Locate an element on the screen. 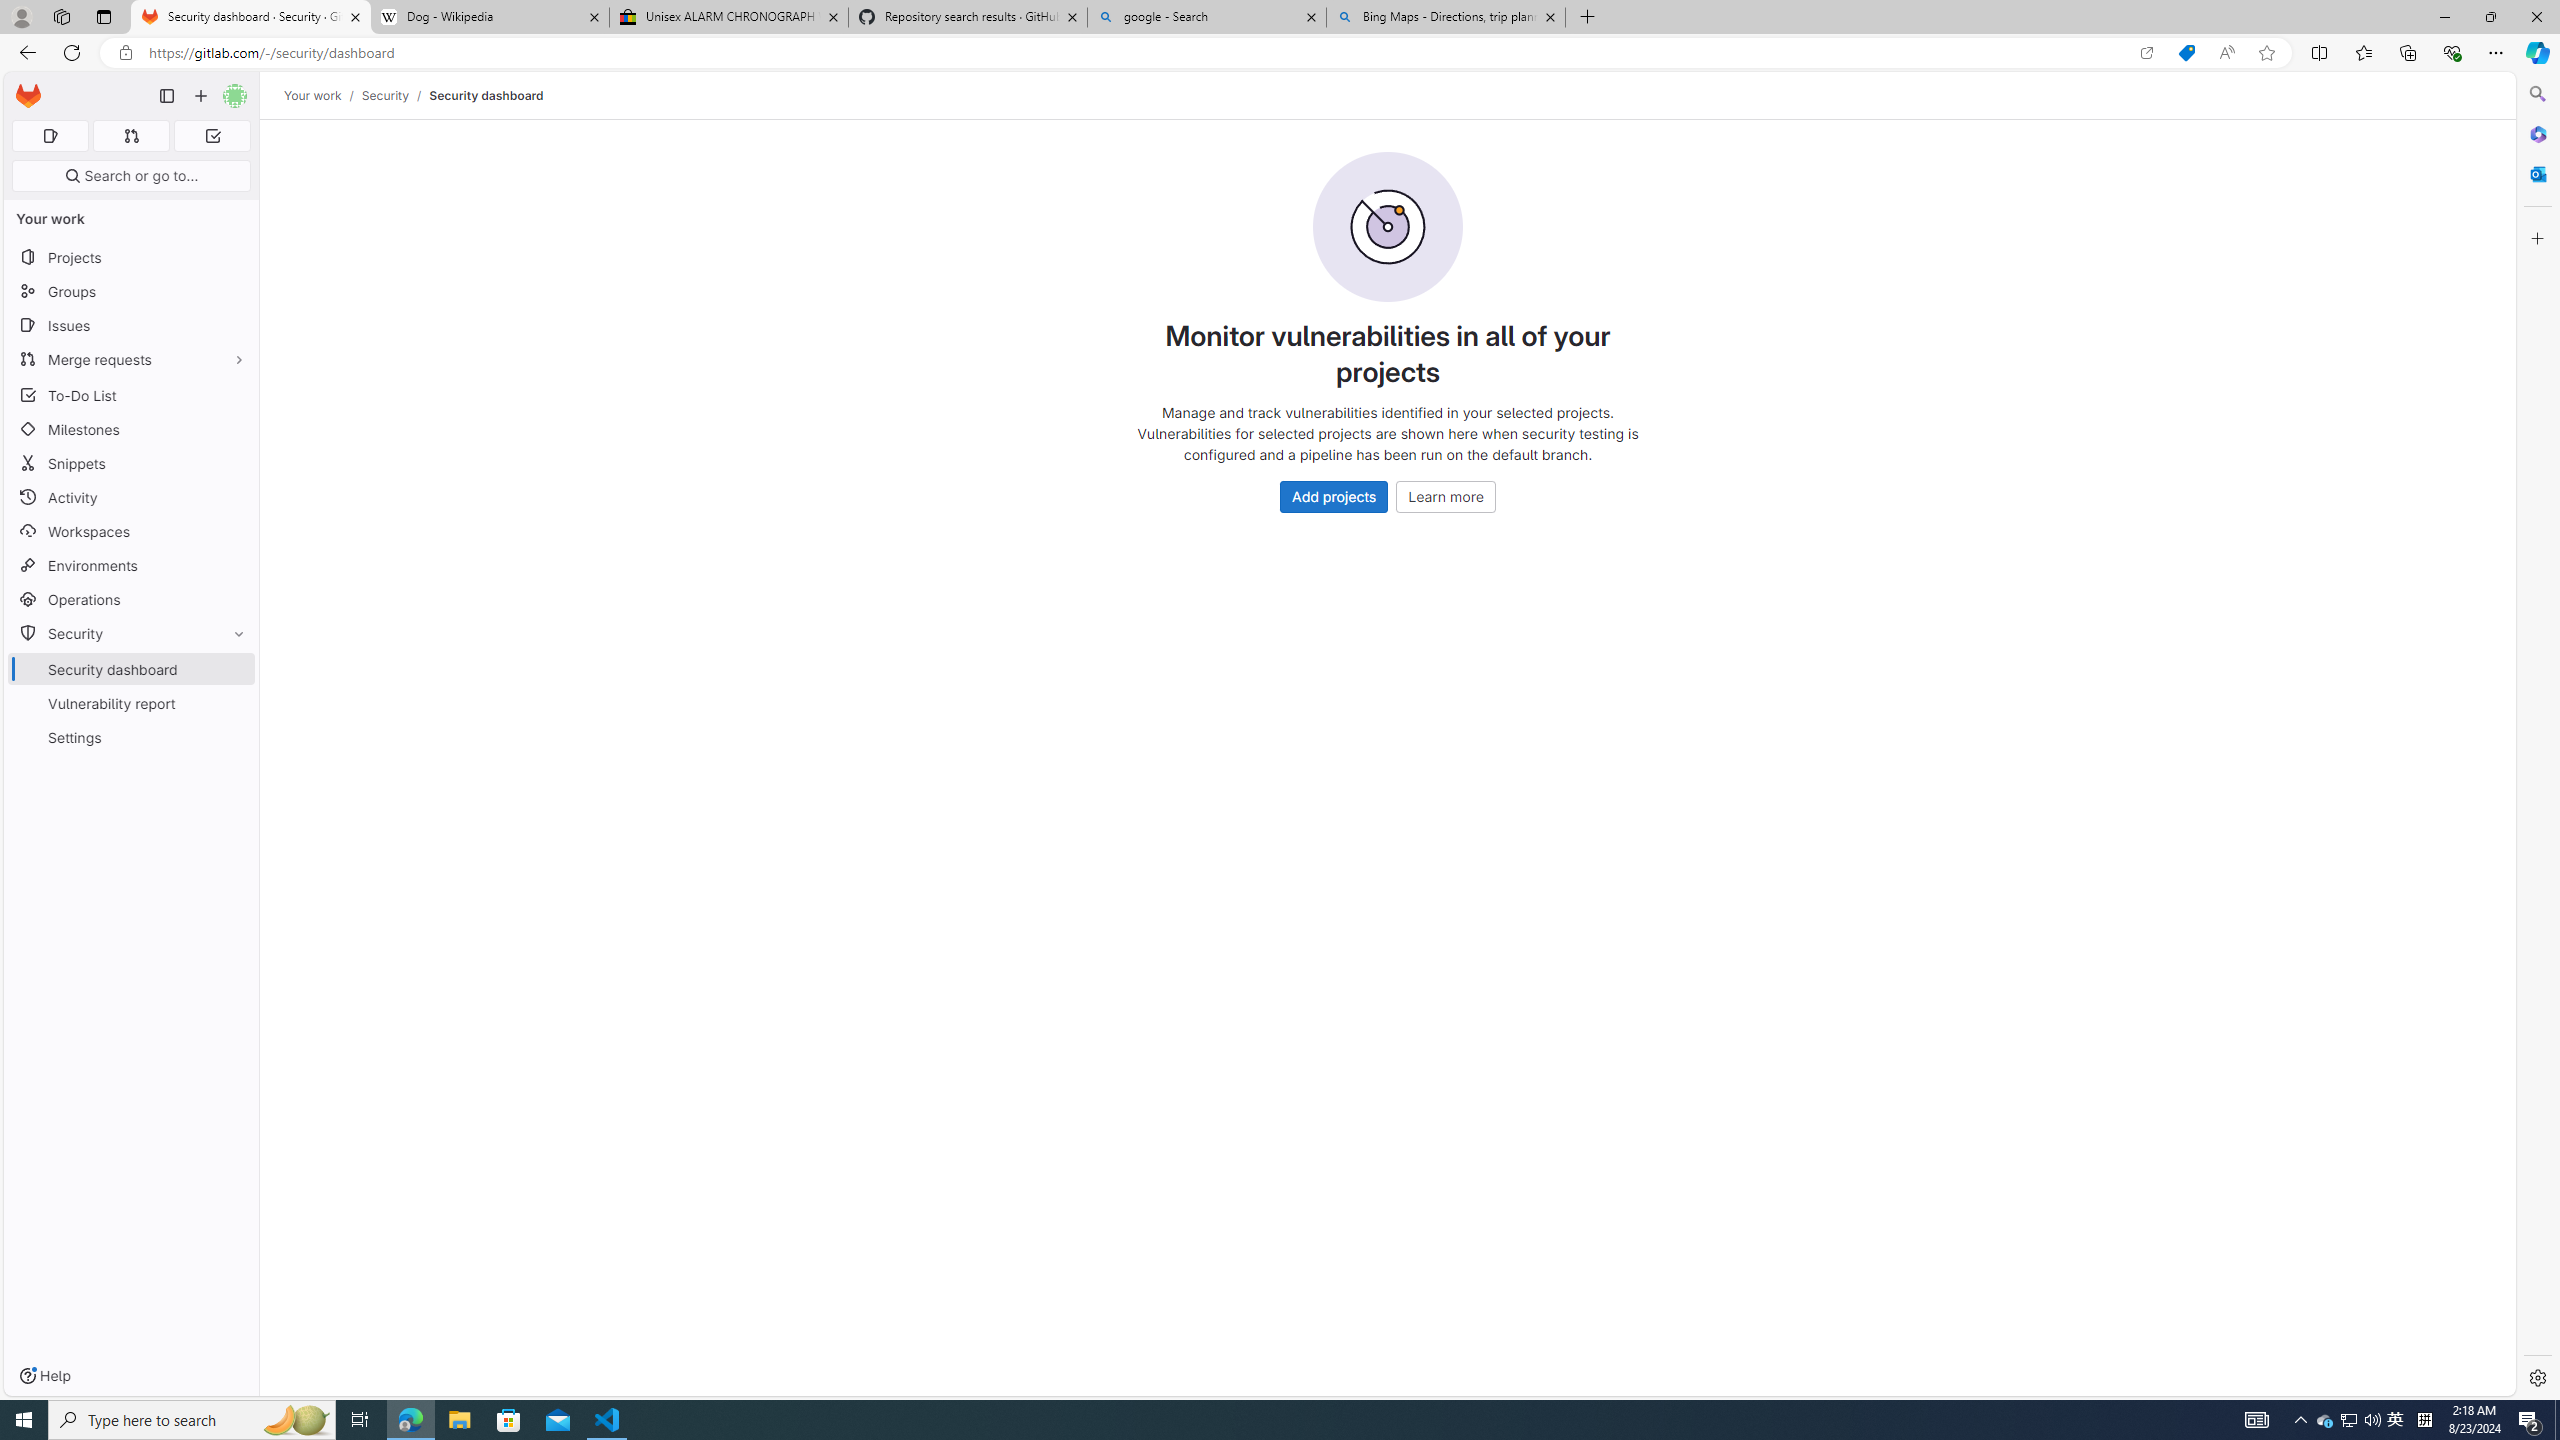 This screenshot has height=1440, width=2560. 'Snippets' is located at coordinates (130, 462).